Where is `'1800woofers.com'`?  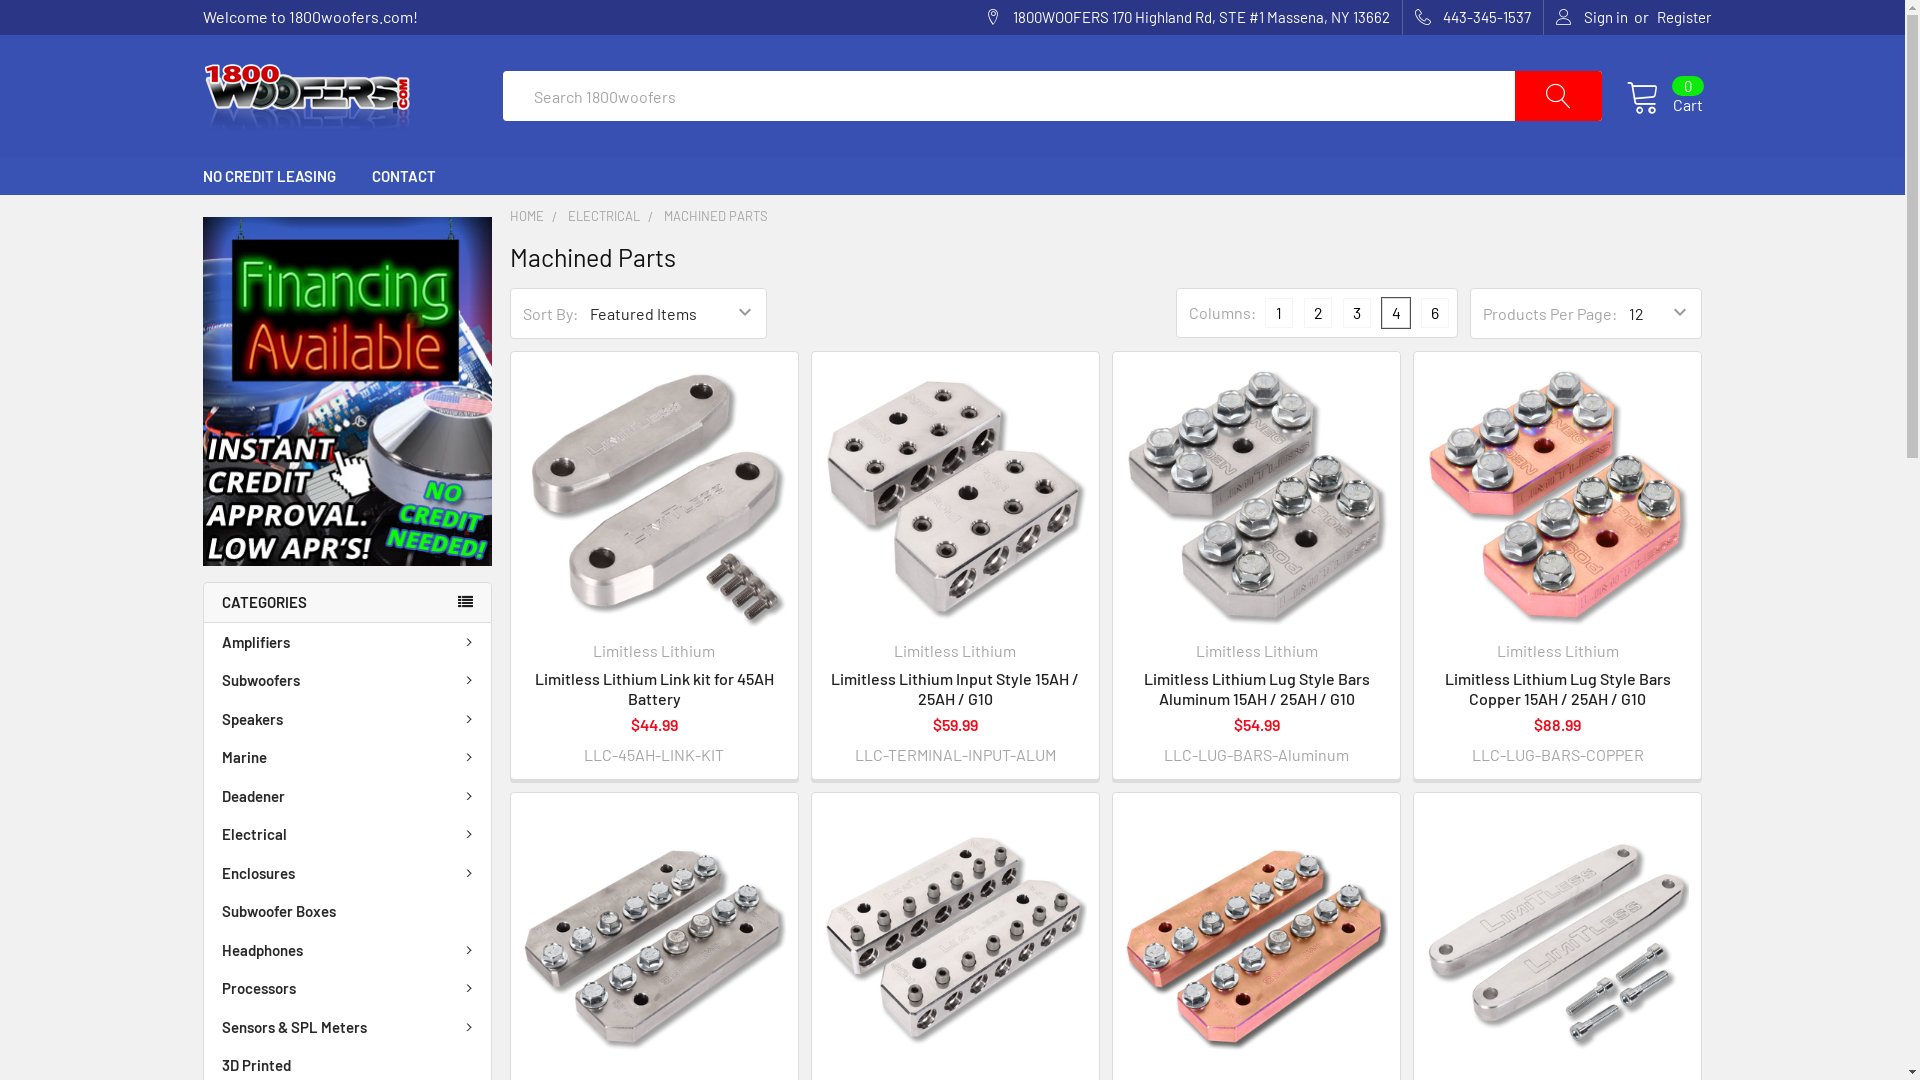 '1800woofers.com' is located at coordinates (305, 96).